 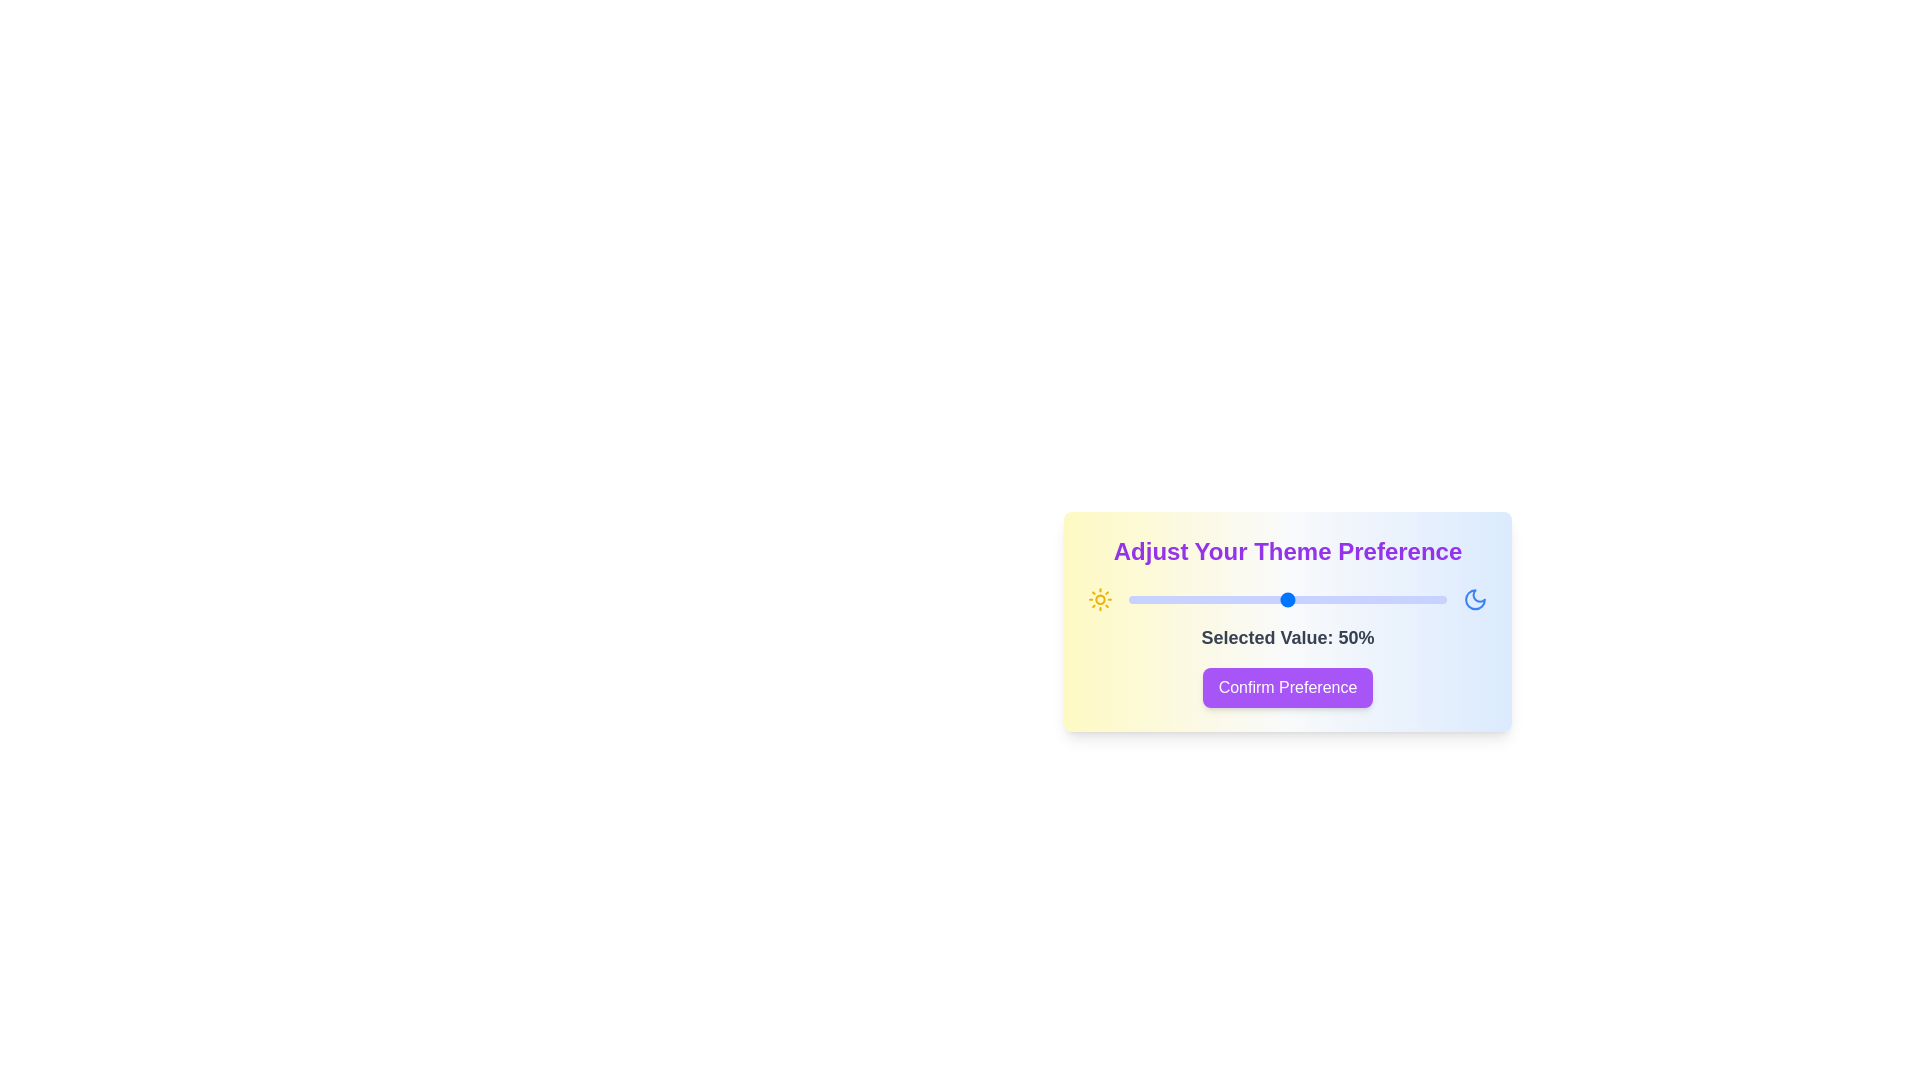 What do you see at coordinates (1232, 599) in the screenshot?
I see `the theme slider` at bounding box center [1232, 599].